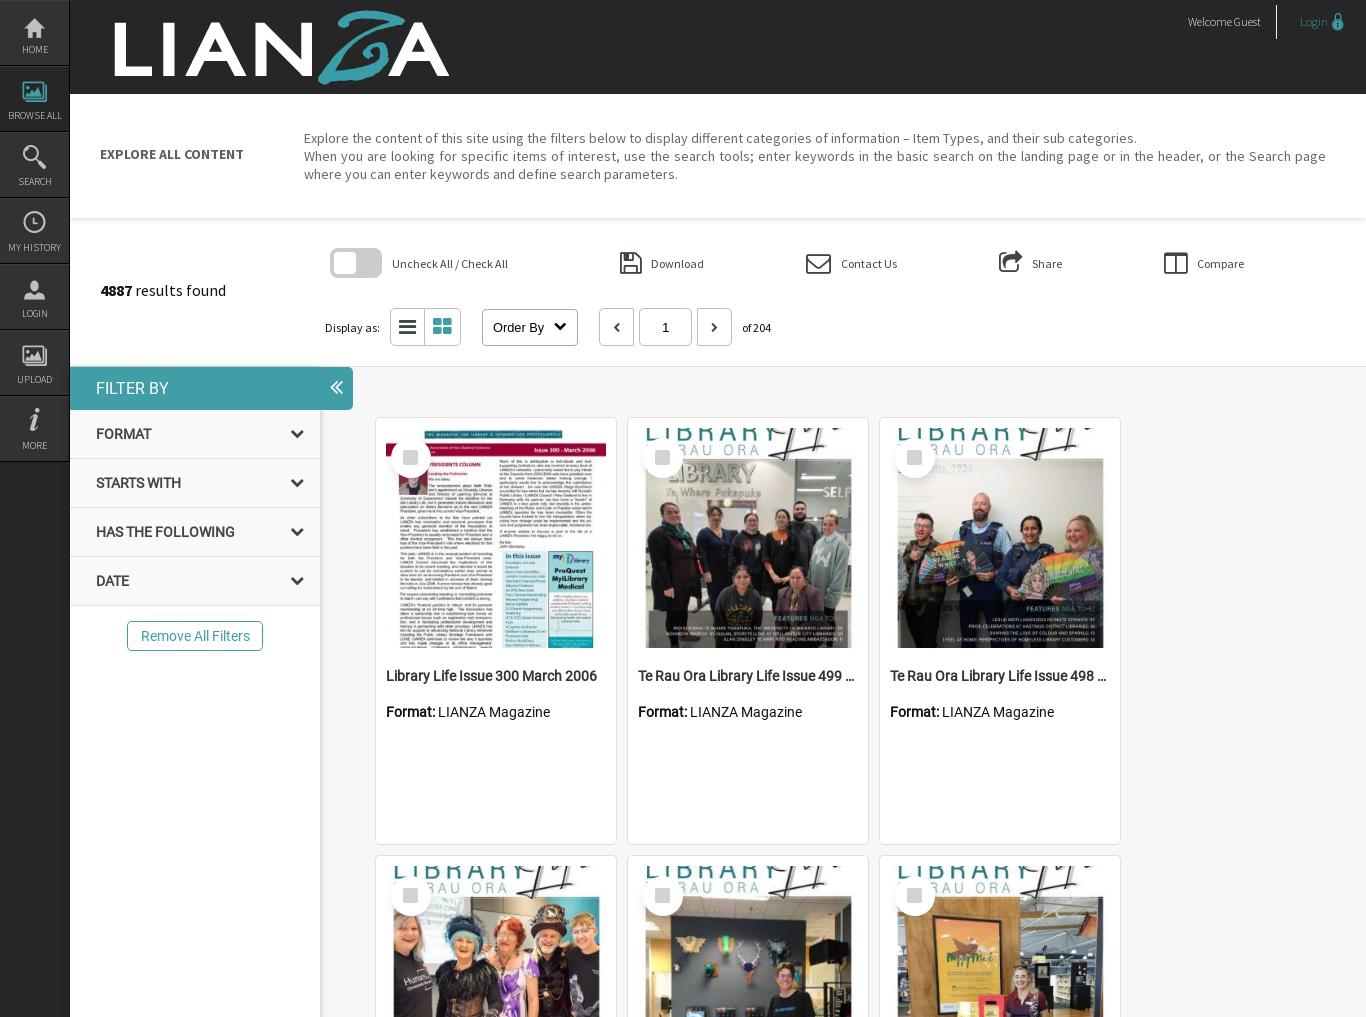 Image resolution: width=1366 pixels, height=1017 pixels. I want to click on 'Te Rau Ora Library Life Issue 499 October 2023', so click(783, 675).